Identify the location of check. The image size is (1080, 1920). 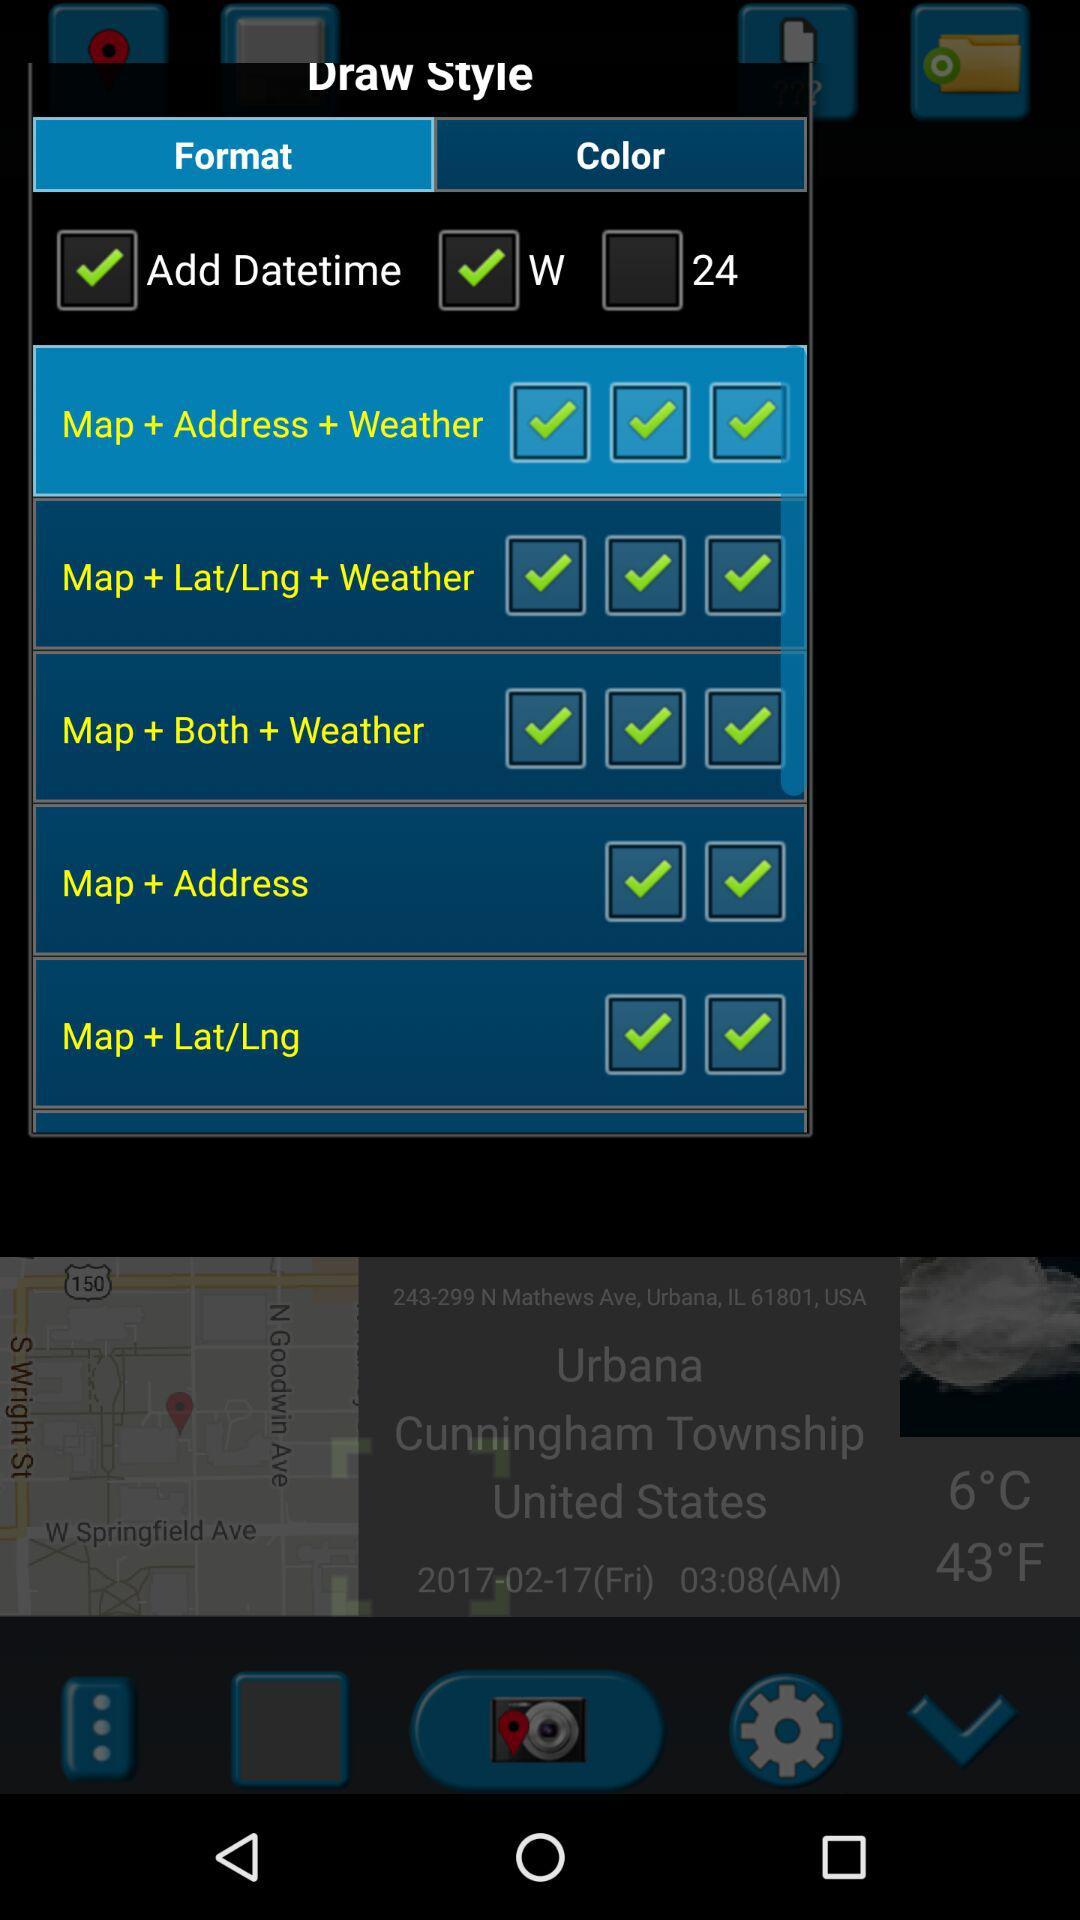
(544, 725).